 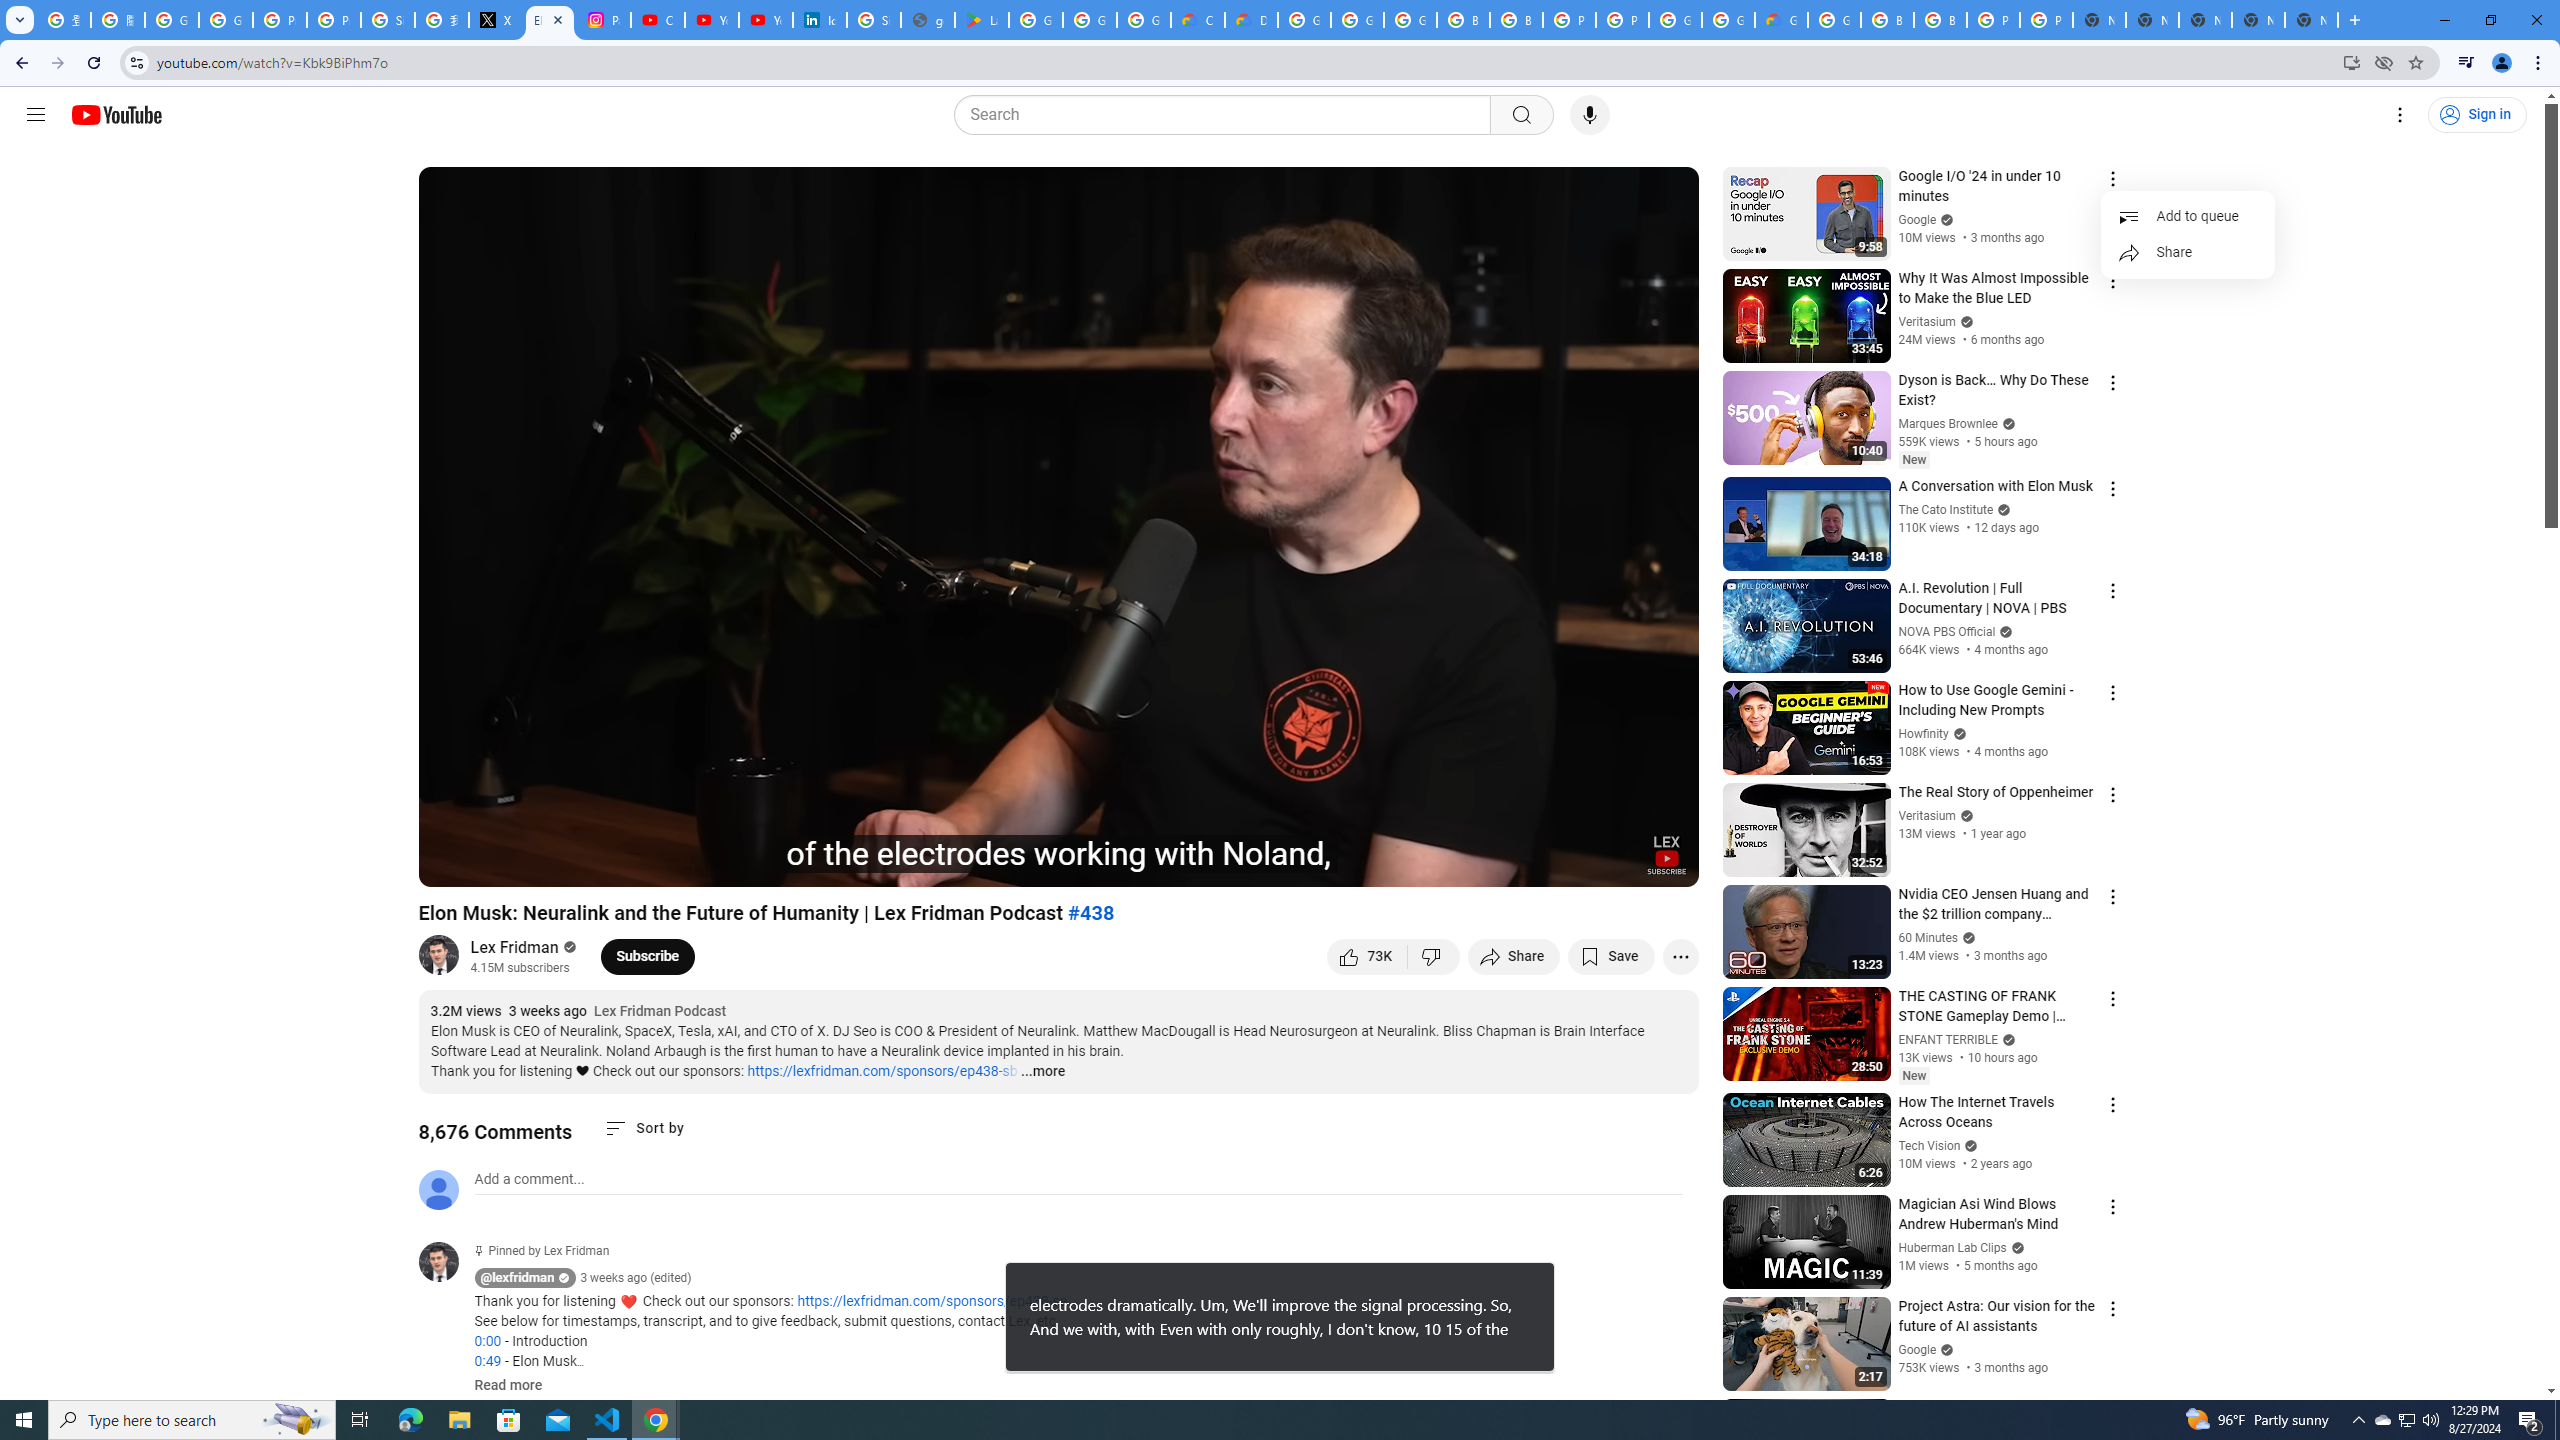 What do you see at coordinates (2186, 215) in the screenshot?
I see `'Add to queue'` at bounding box center [2186, 215].